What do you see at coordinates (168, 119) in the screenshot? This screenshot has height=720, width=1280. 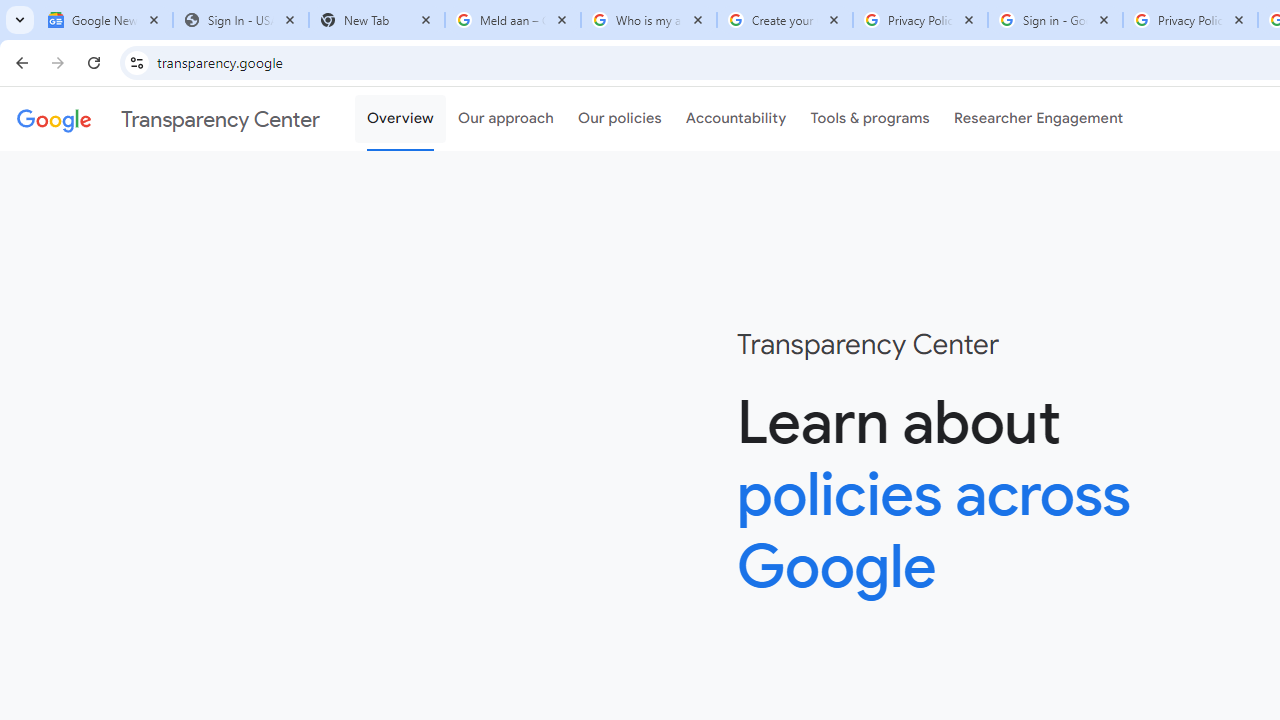 I see `'Transparency Center'` at bounding box center [168, 119].